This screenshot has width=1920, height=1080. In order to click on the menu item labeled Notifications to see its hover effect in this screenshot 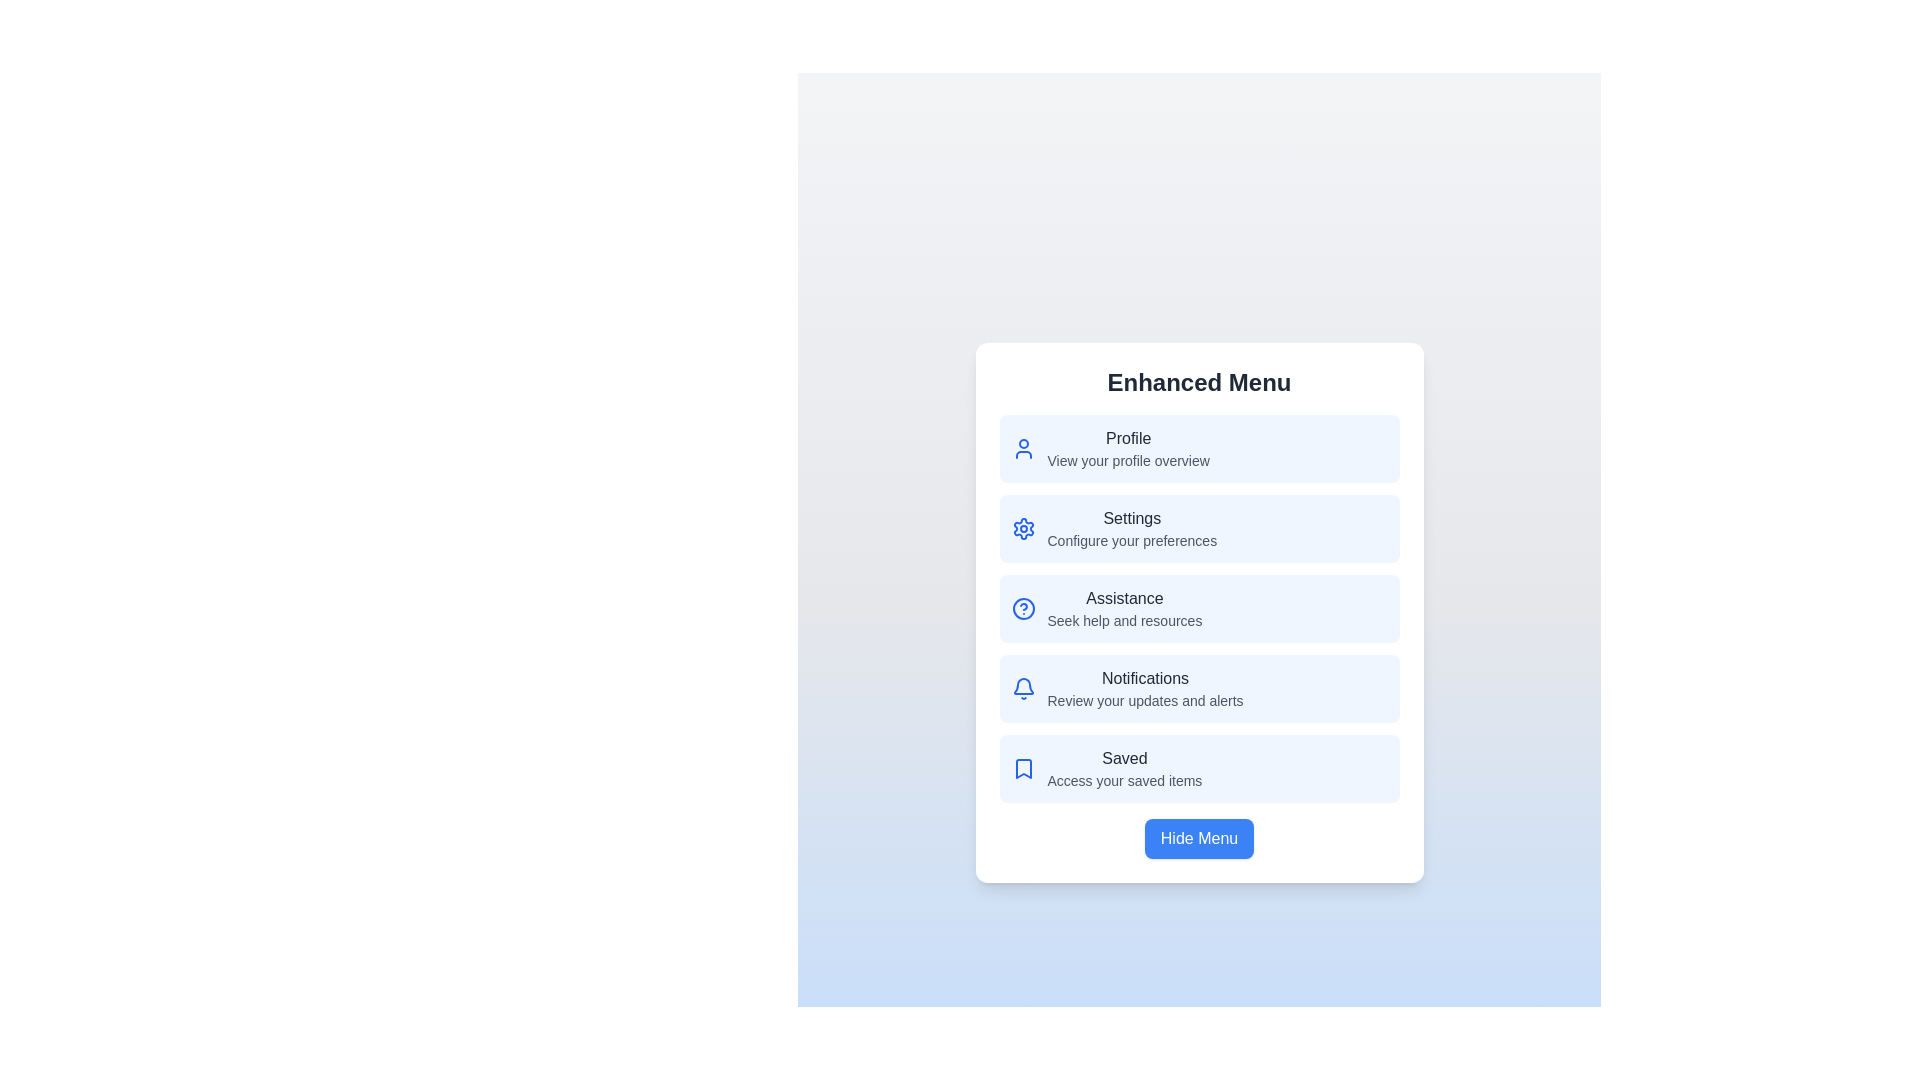, I will do `click(1199, 688)`.